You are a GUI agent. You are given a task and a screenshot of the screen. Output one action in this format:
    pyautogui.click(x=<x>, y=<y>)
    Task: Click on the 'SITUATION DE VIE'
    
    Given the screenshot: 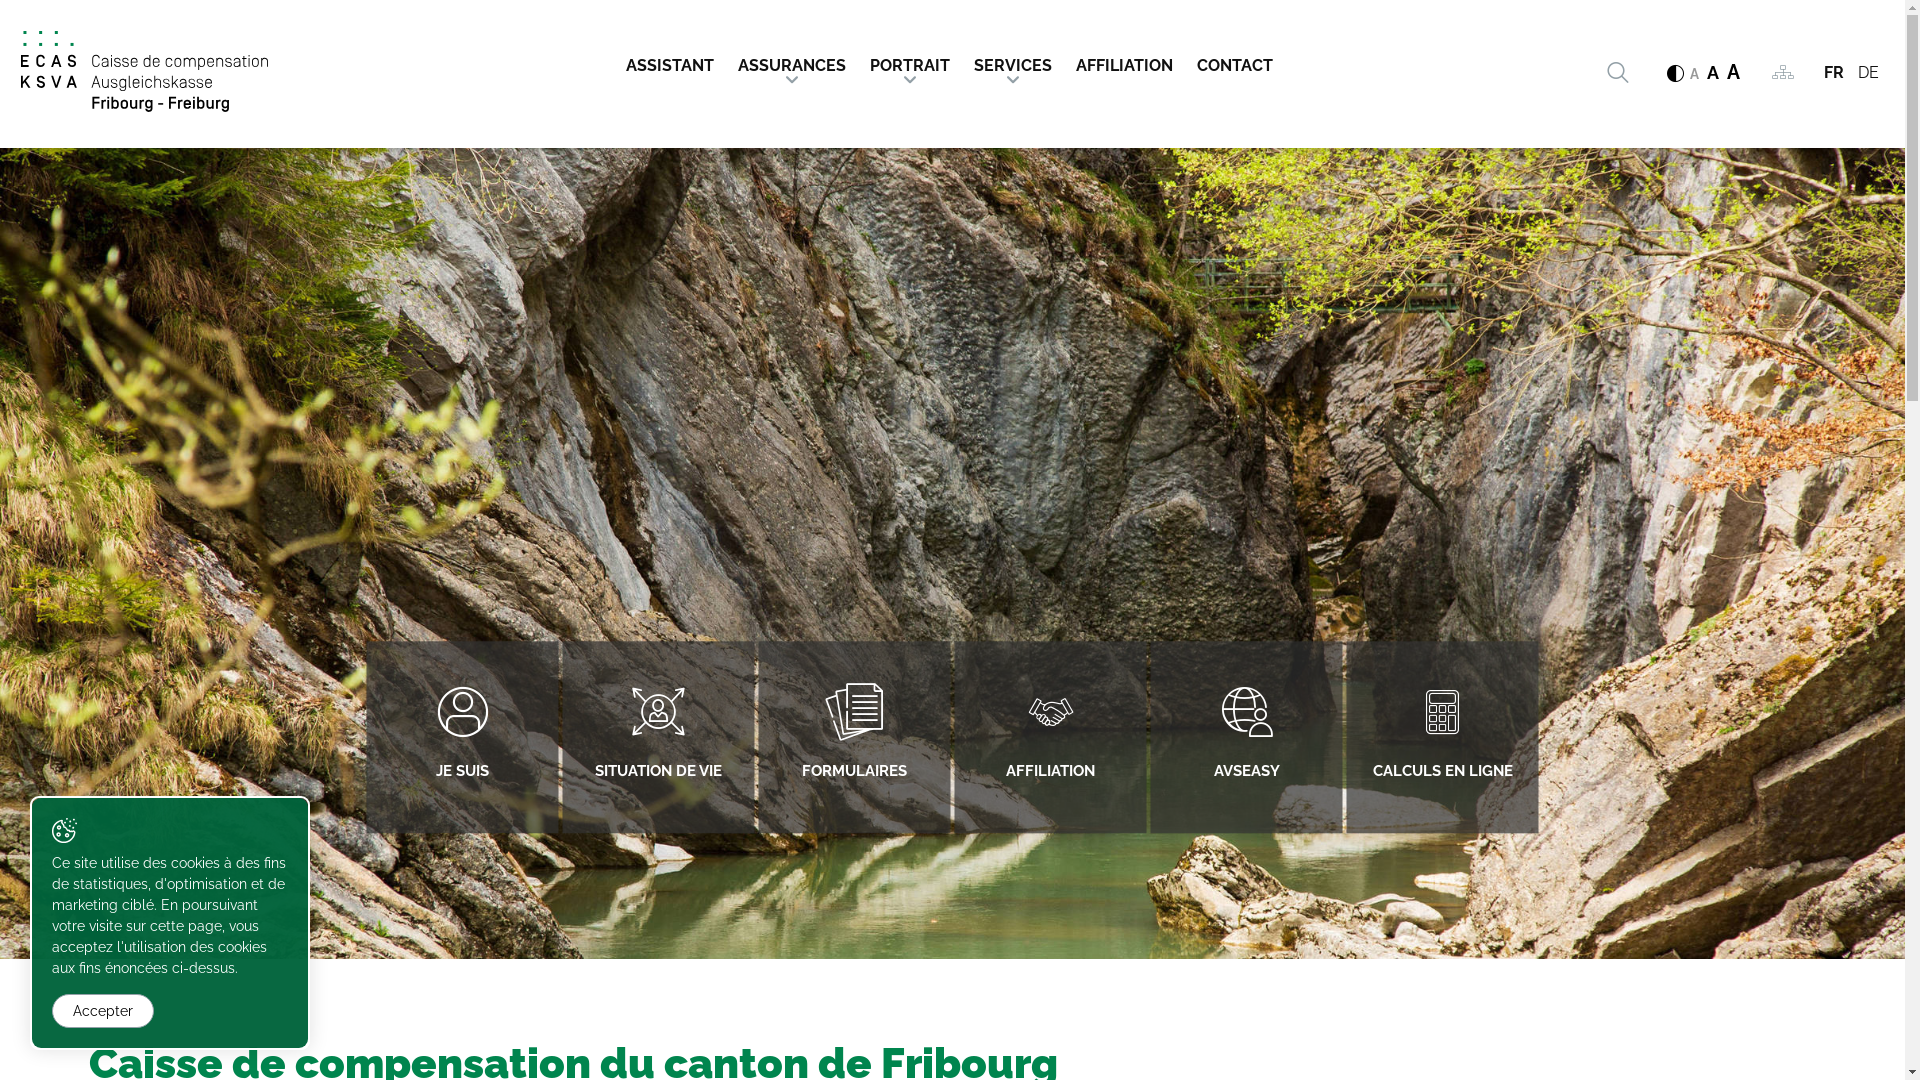 What is the action you would take?
    pyautogui.click(x=657, y=737)
    